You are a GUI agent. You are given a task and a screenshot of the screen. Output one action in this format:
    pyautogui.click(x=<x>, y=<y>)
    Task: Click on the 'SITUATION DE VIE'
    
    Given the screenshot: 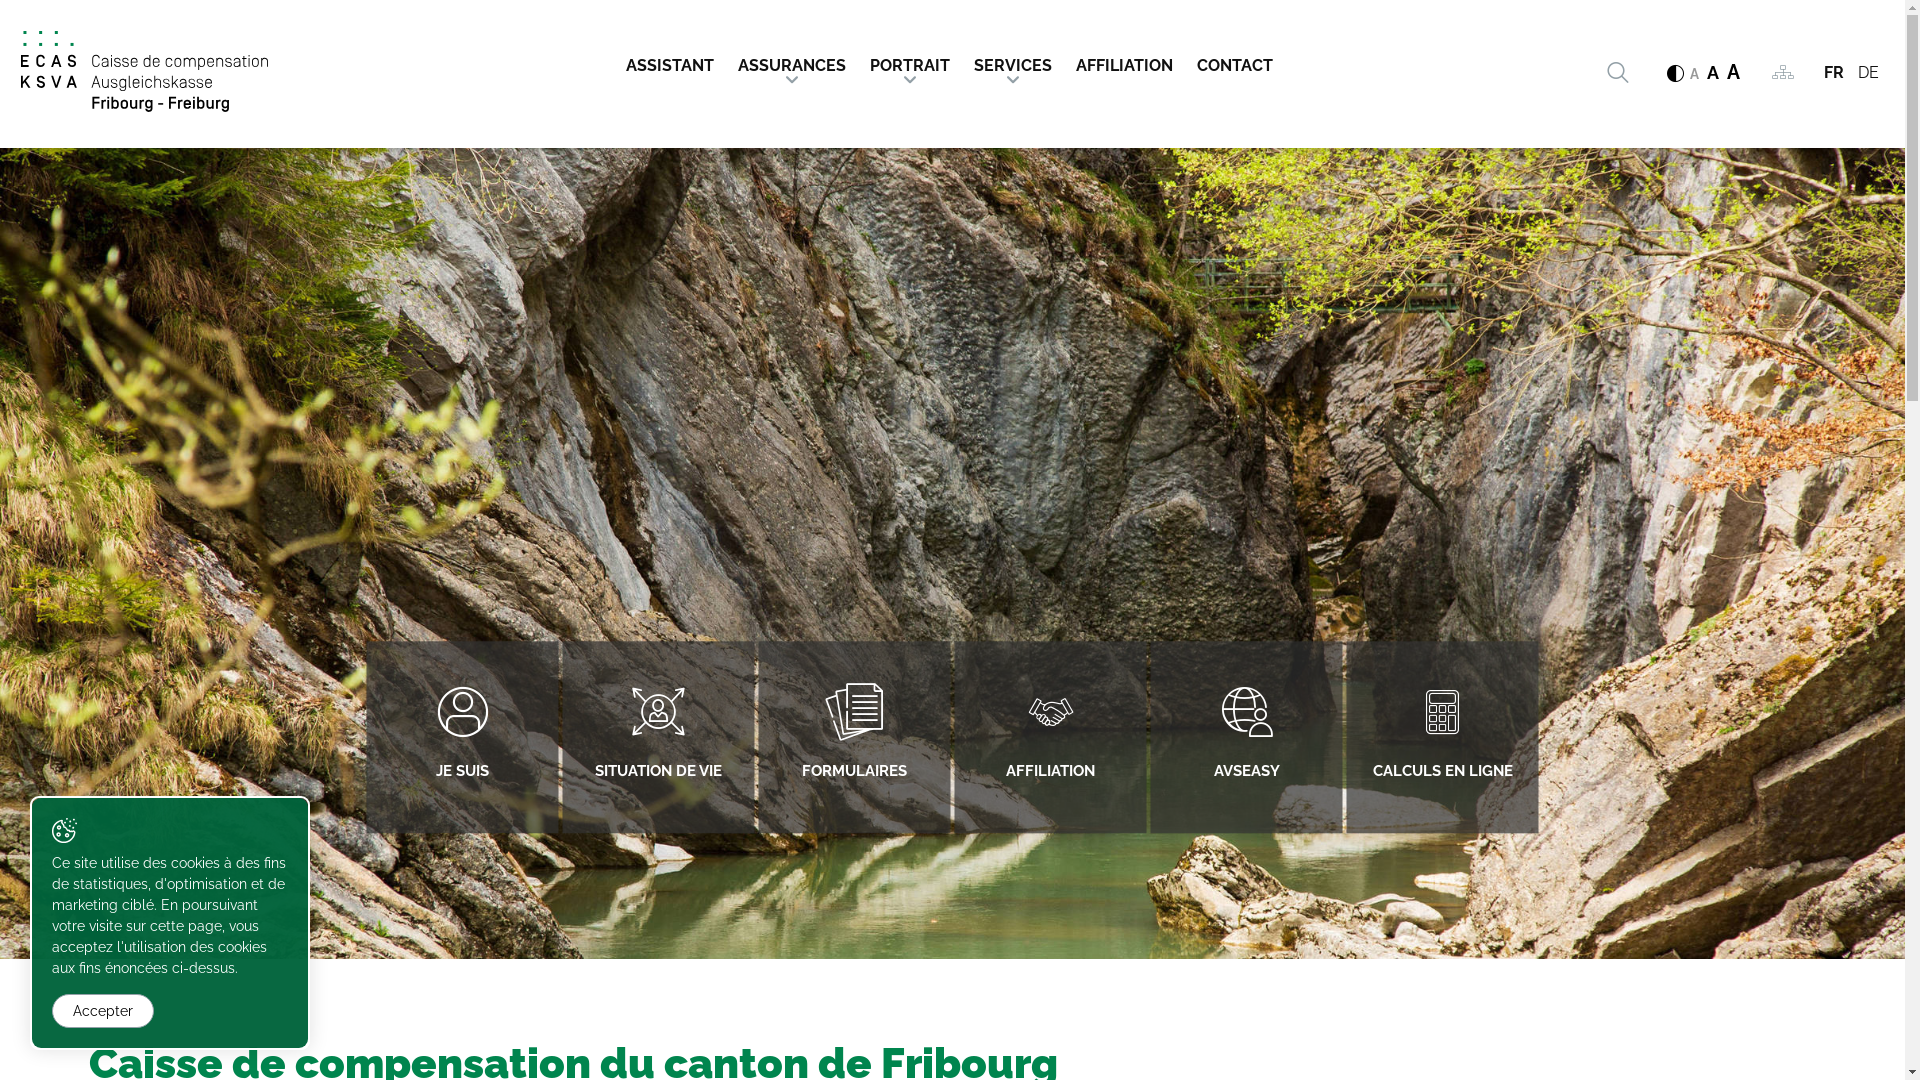 What is the action you would take?
    pyautogui.click(x=657, y=737)
    